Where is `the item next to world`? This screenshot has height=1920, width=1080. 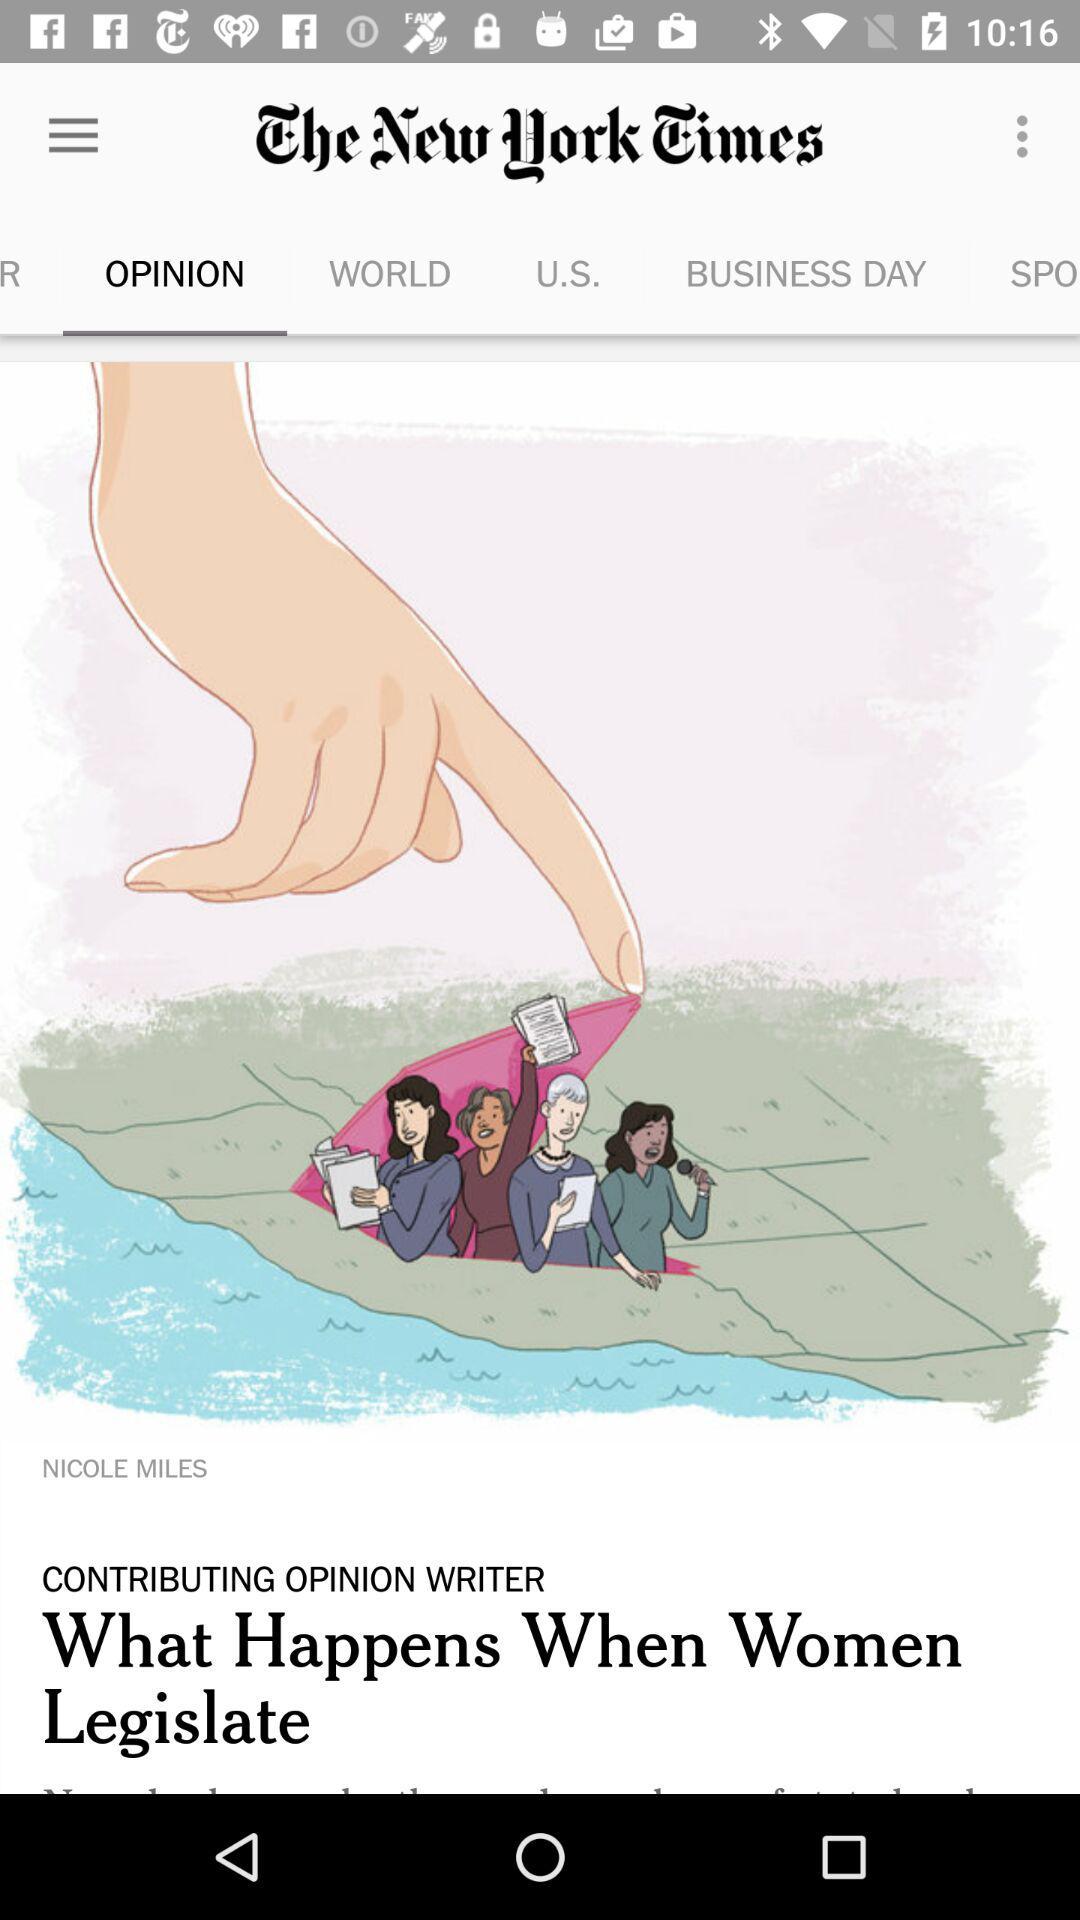 the item next to world is located at coordinates (568, 272).